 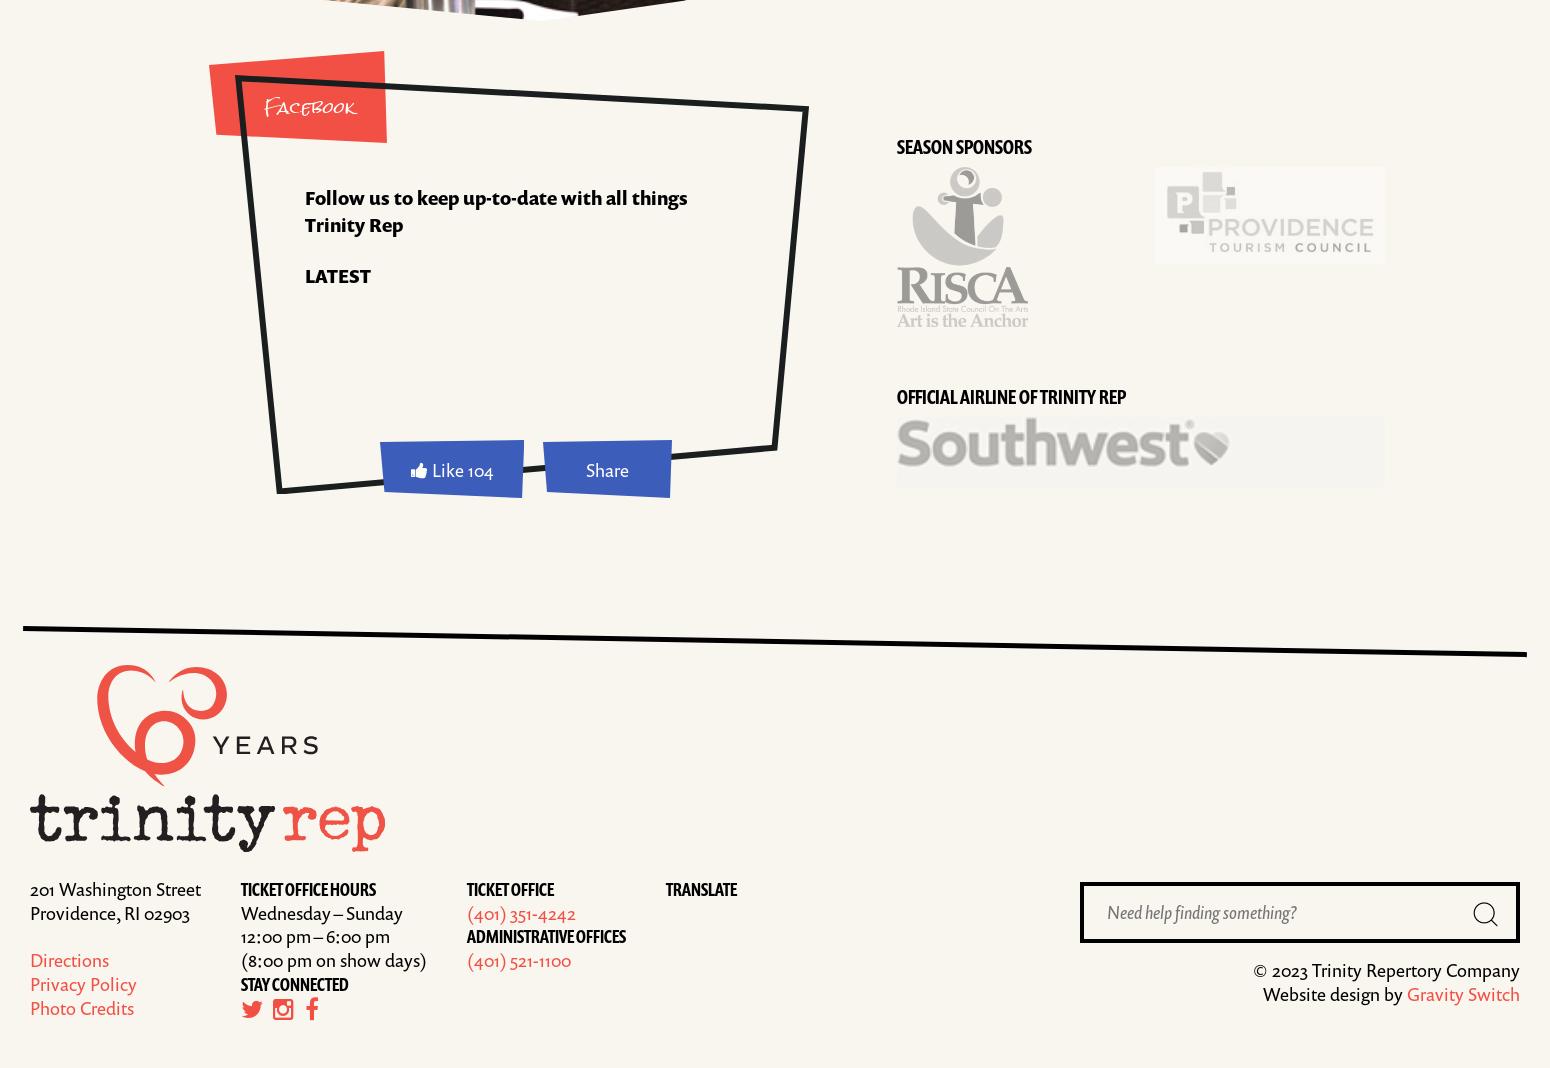 What do you see at coordinates (606, 468) in the screenshot?
I see `'Share'` at bounding box center [606, 468].